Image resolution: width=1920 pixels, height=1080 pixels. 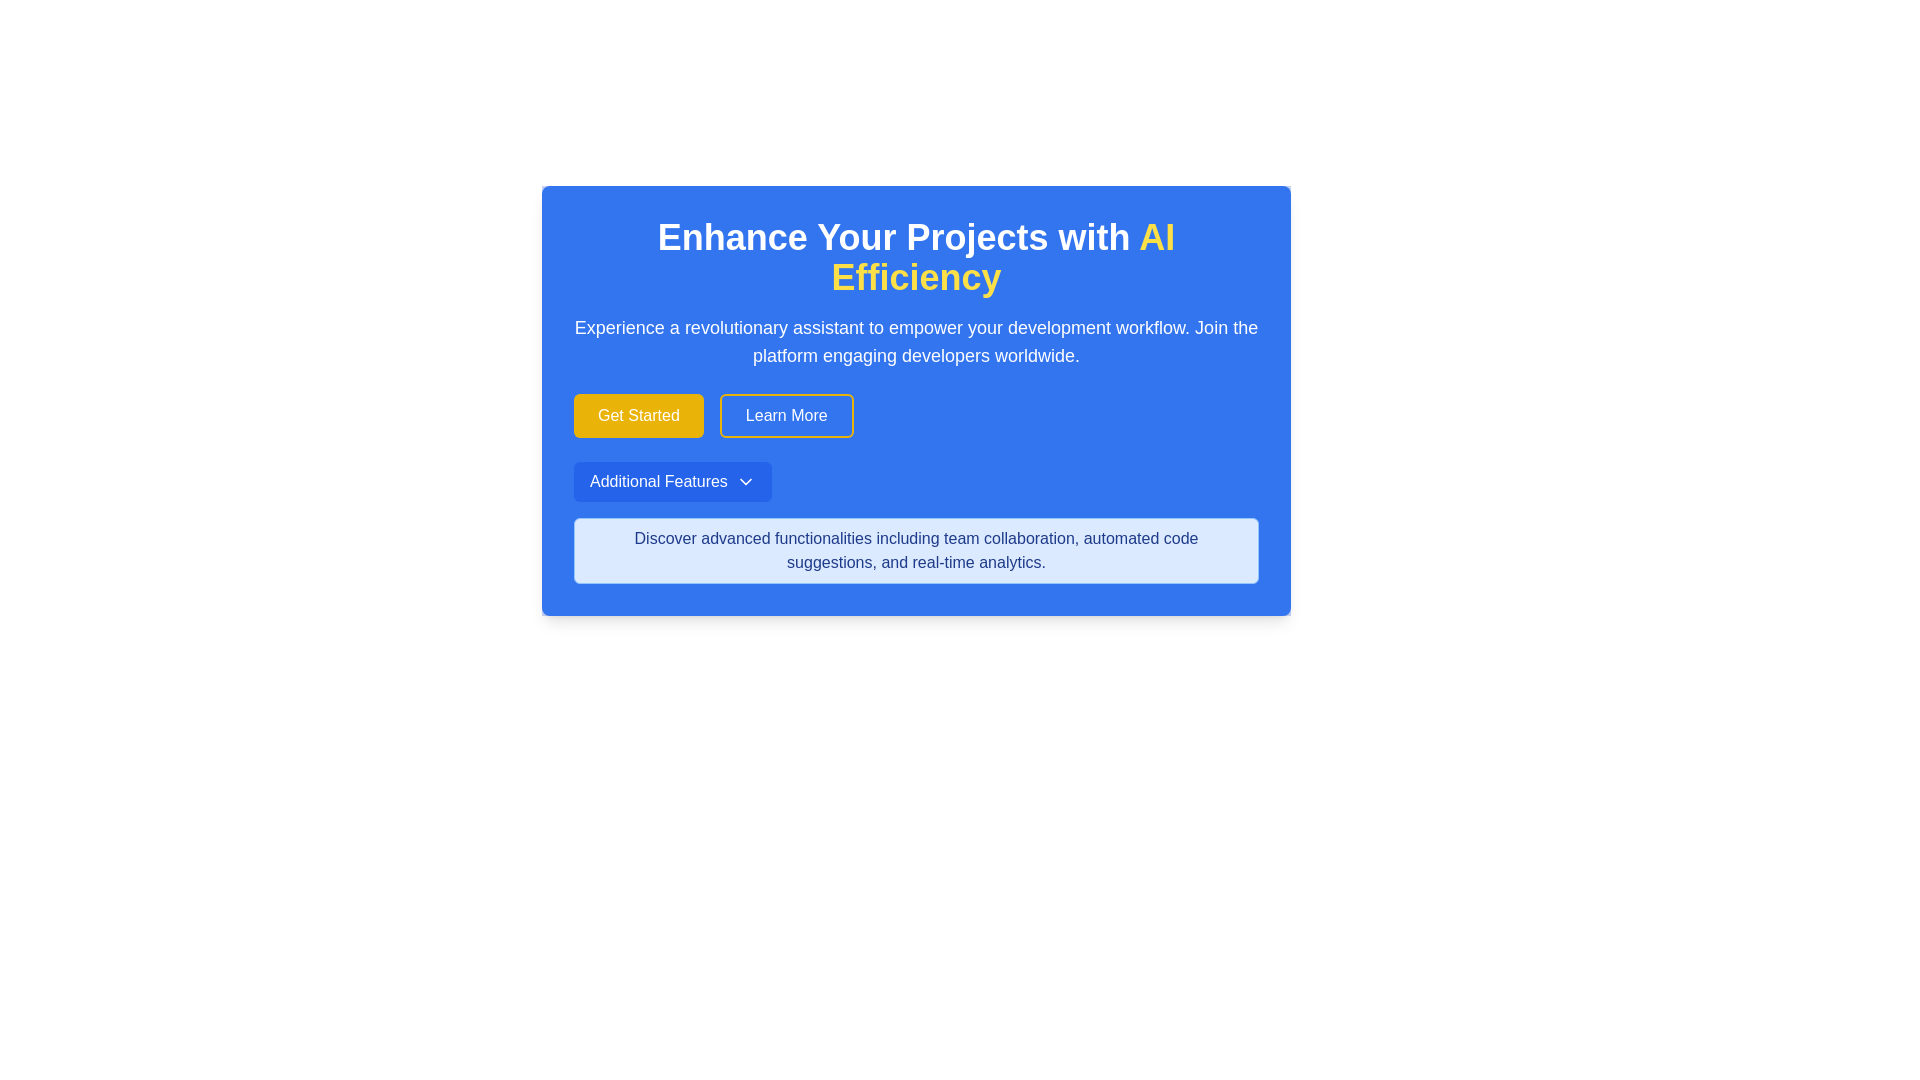 What do you see at coordinates (658, 482) in the screenshot?
I see `the Text Label displaying 'Additional Features', which has white text on a blue background, located below the 'Get Started' and 'Learn More' buttons` at bounding box center [658, 482].